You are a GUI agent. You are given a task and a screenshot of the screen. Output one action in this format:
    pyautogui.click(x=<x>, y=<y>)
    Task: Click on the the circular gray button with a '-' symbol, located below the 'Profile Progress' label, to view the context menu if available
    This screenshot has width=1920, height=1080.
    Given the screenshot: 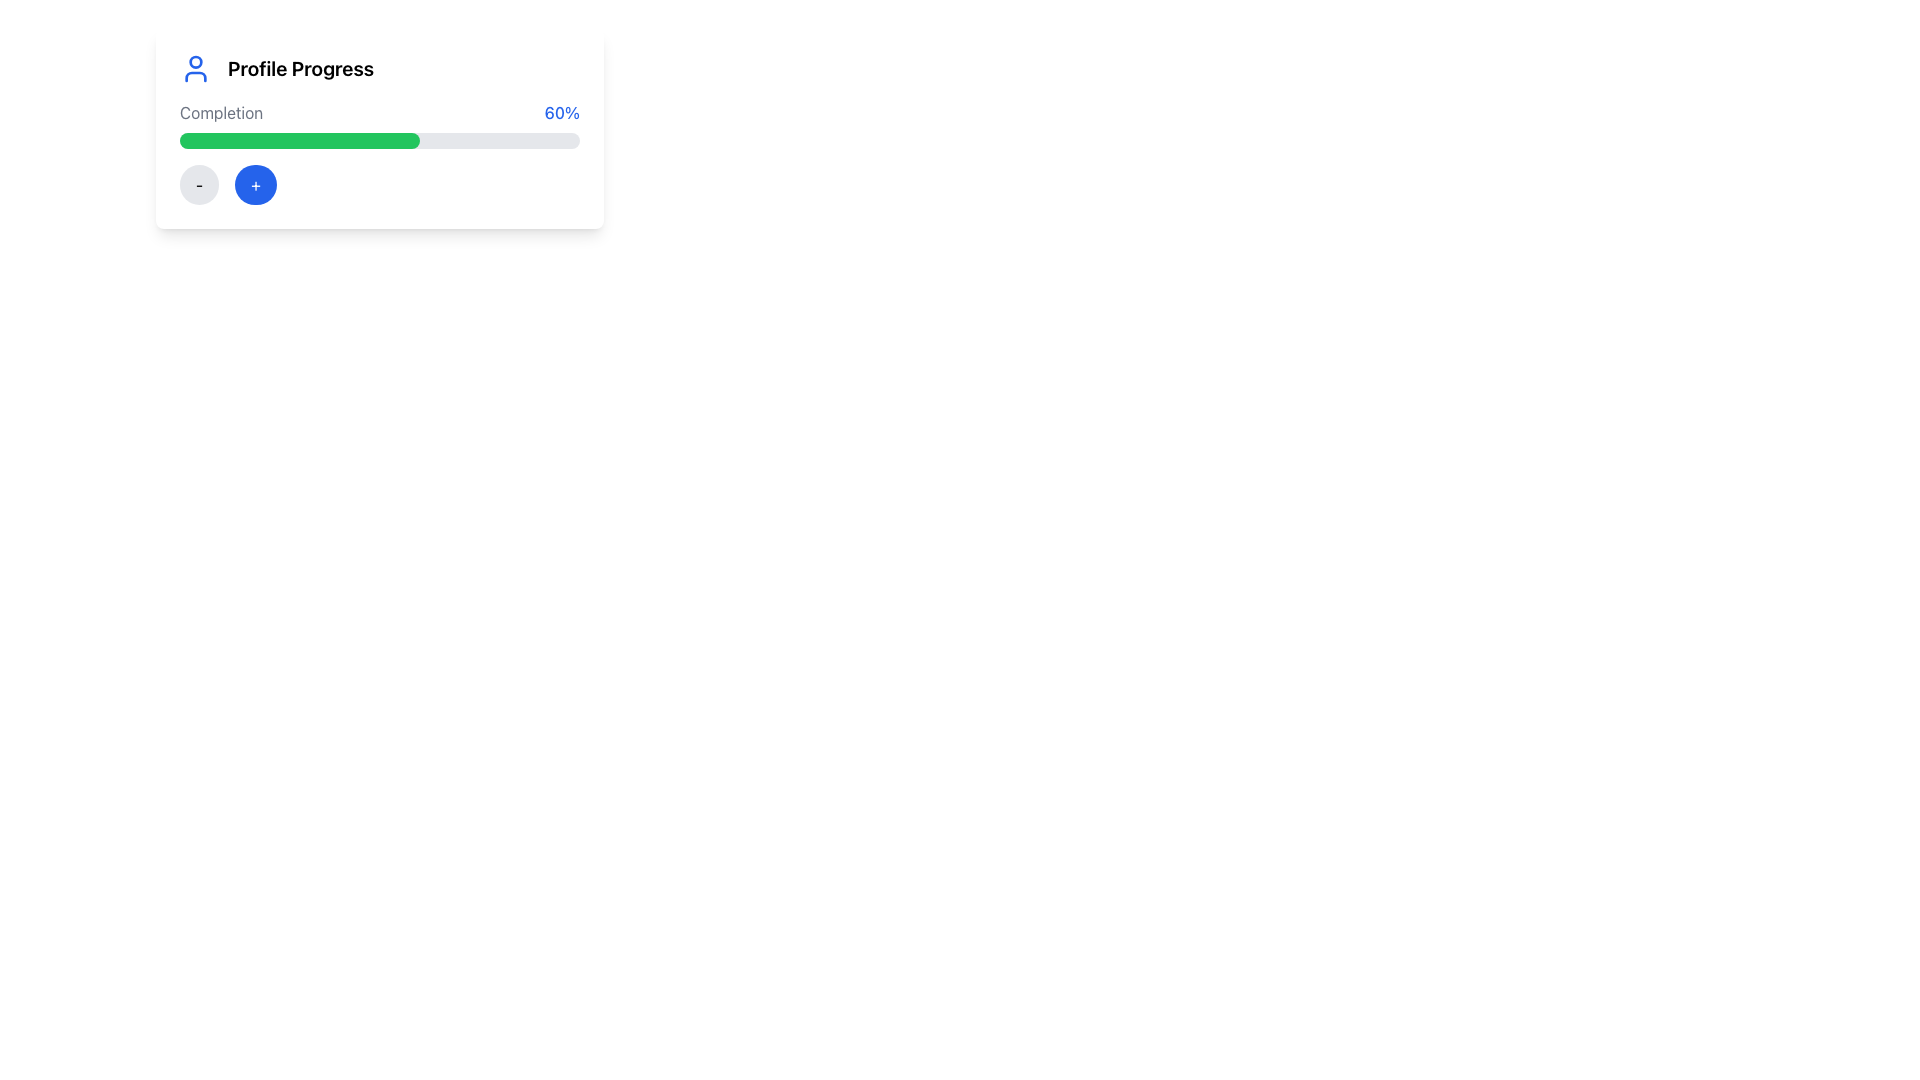 What is the action you would take?
    pyautogui.click(x=199, y=185)
    